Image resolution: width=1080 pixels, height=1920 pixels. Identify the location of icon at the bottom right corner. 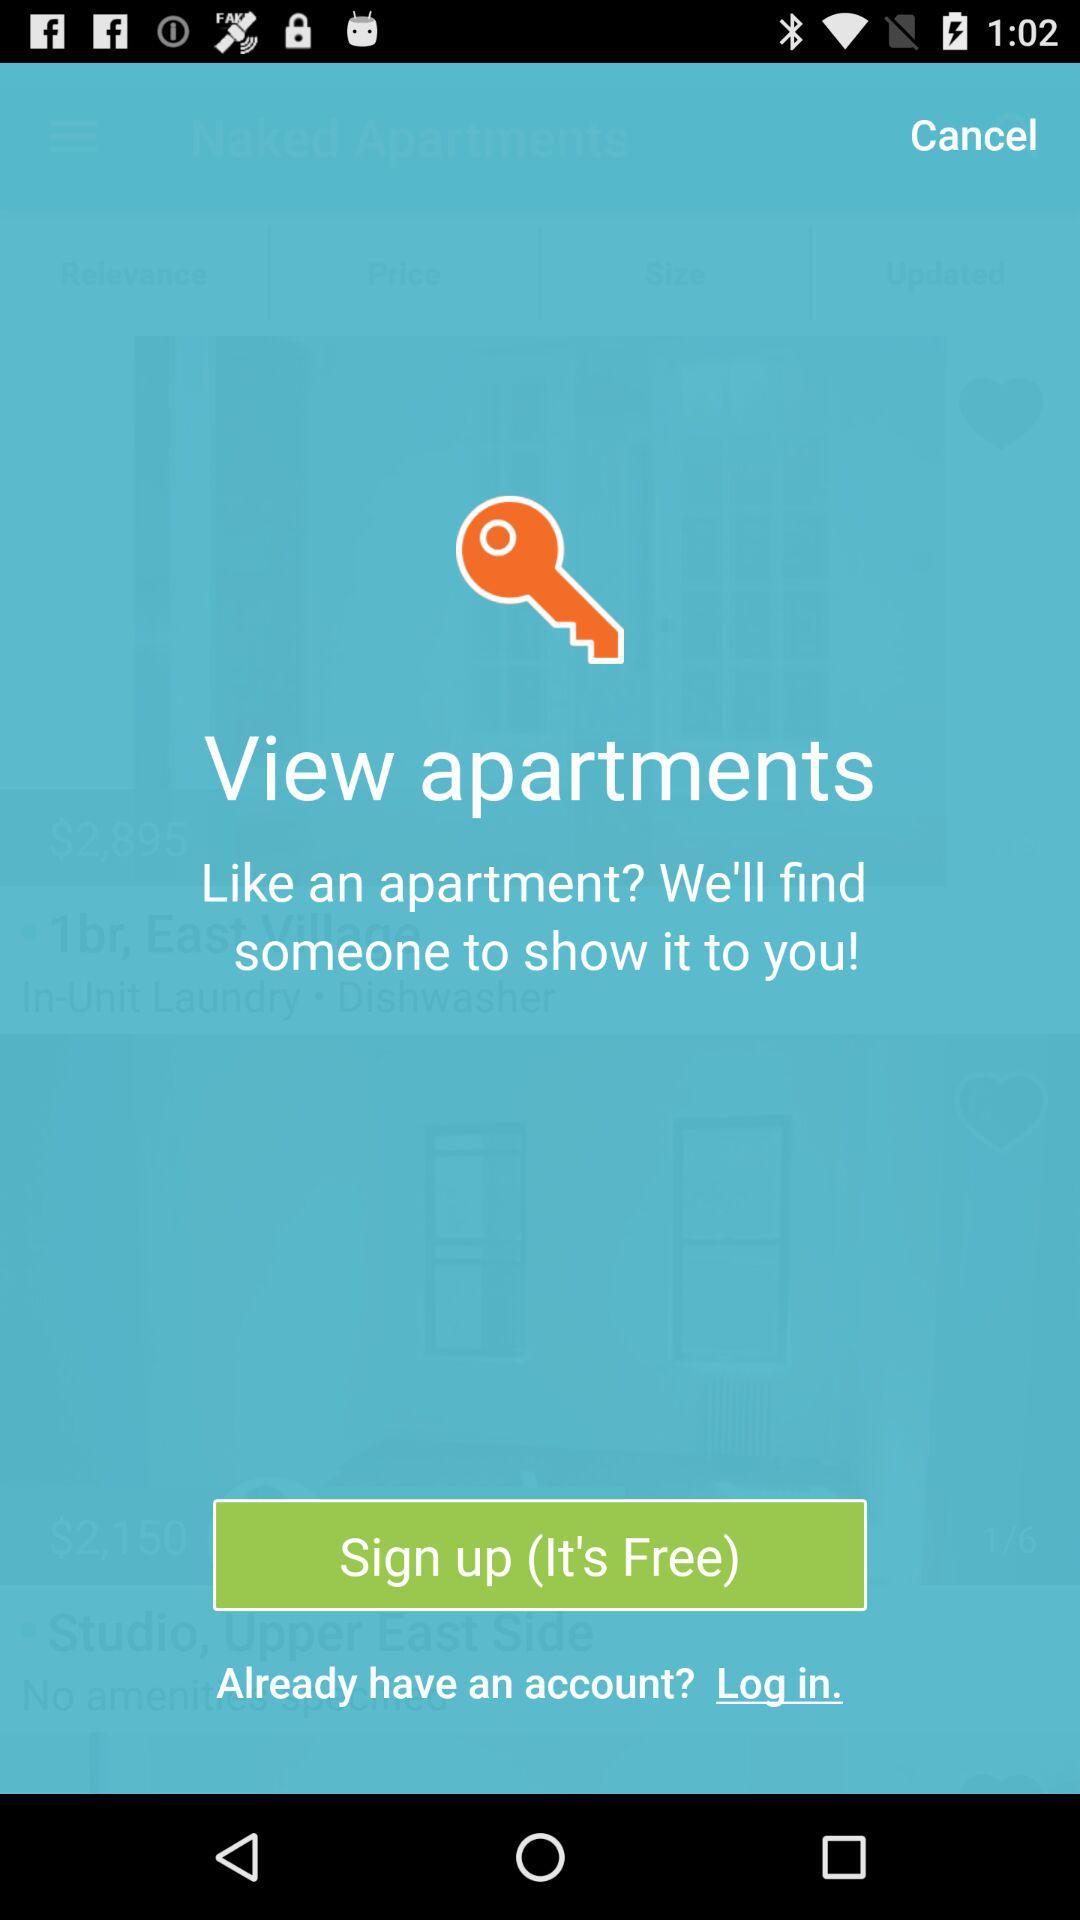
(778, 1680).